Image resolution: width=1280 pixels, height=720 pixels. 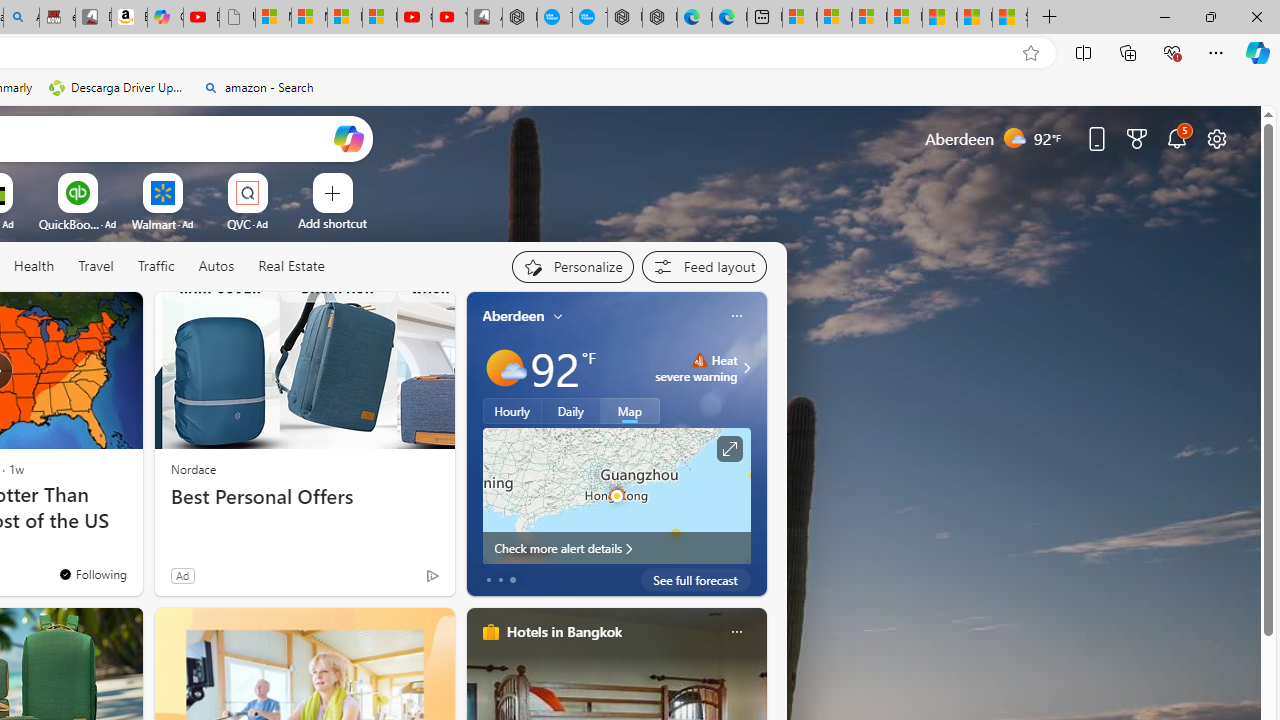 What do you see at coordinates (1215, 51) in the screenshot?
I see `'Settings and more (Alt+F)'` at bounding box center [1215, 51].